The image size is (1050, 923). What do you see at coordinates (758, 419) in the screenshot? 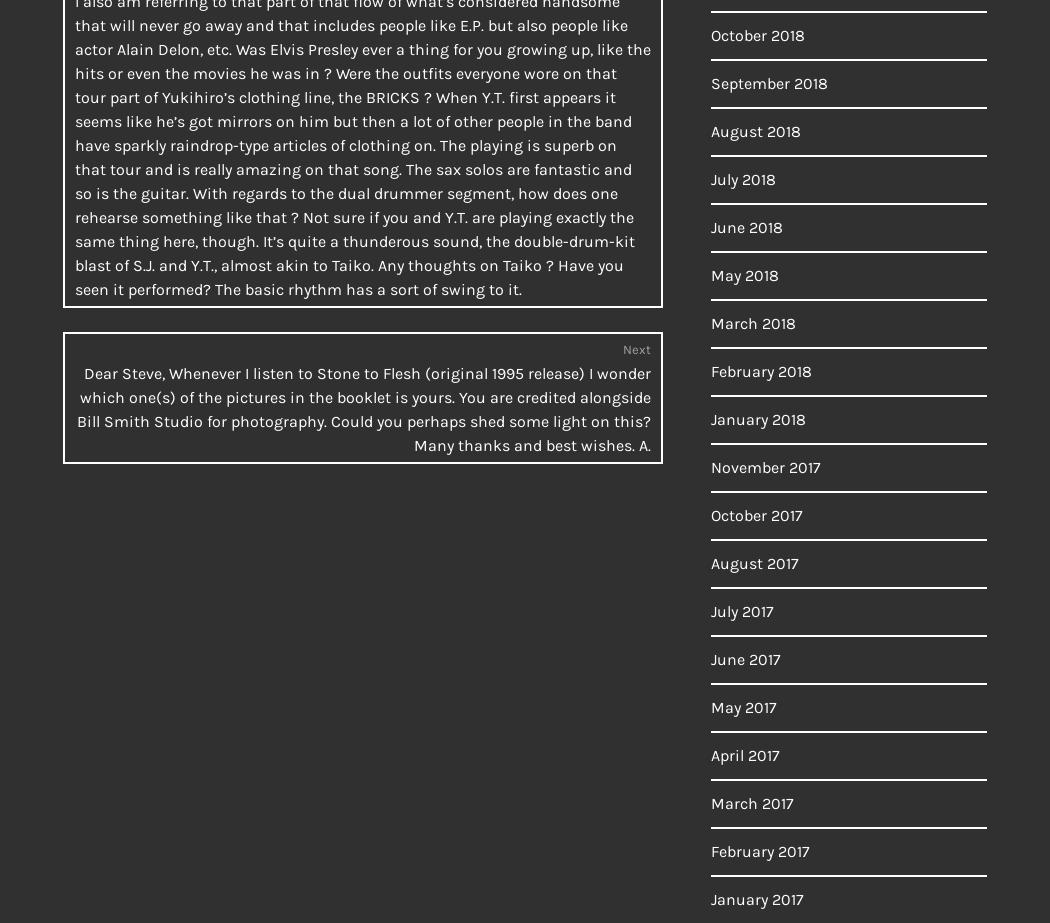
I see `'January 2018'` at bounding box center [758, 419].